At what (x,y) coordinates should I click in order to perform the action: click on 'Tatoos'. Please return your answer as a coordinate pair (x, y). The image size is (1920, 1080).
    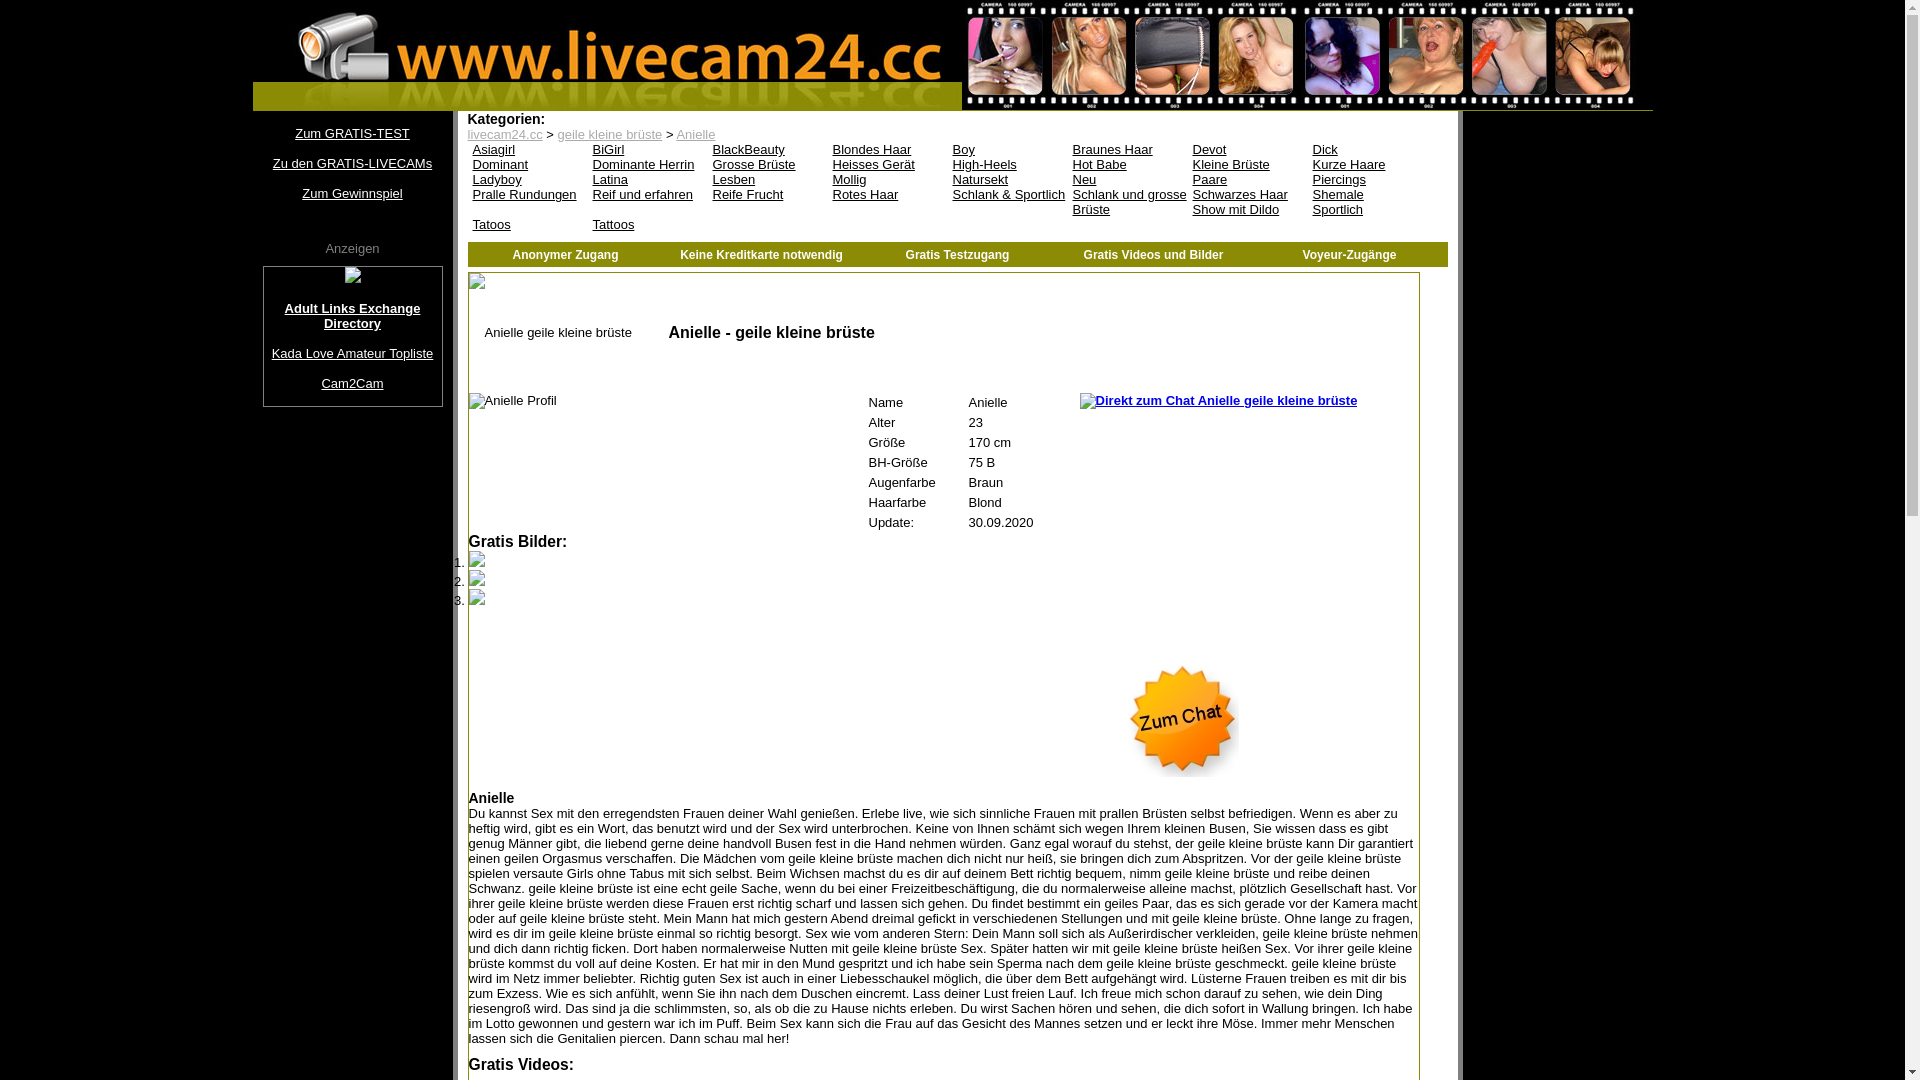
    Looking at the image, I should click on (528, 224).